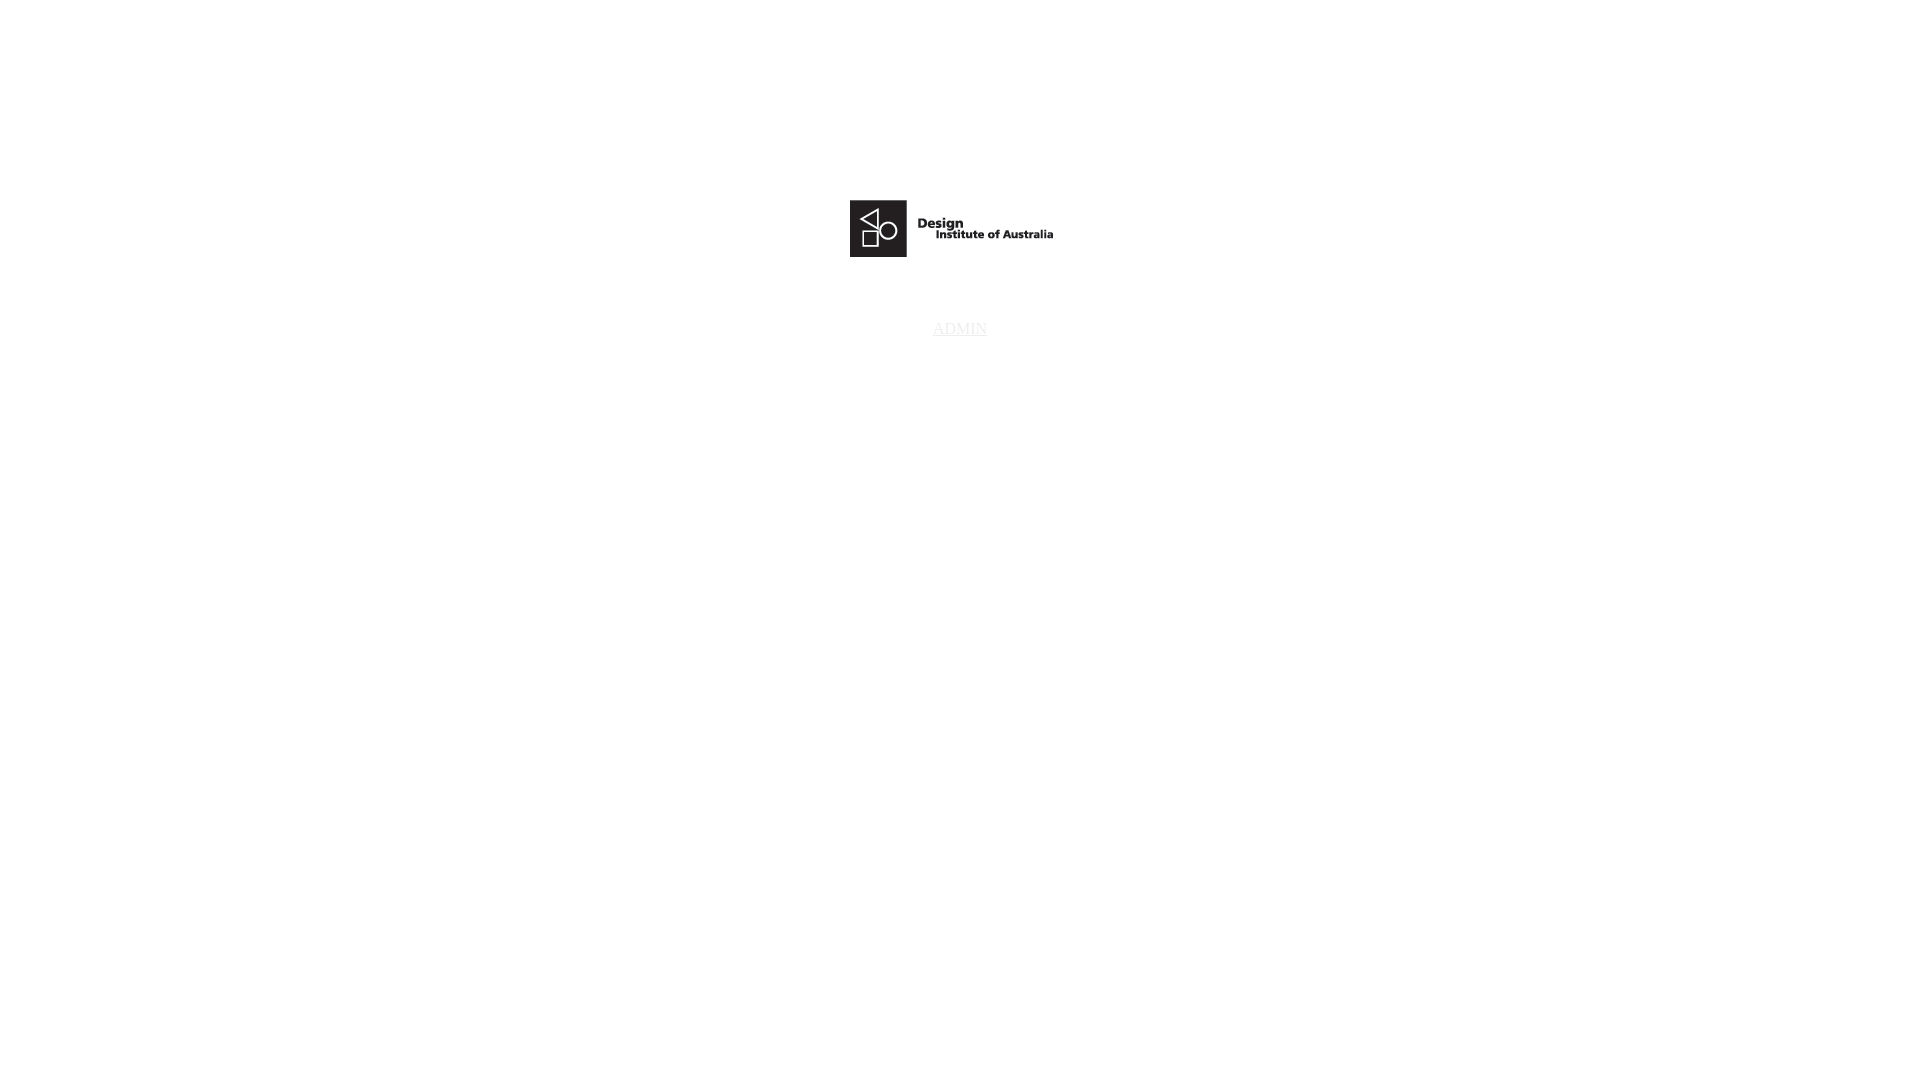 Image resolution: width=1920 pixels, height=1080 pixels. What do you see at coordinates (960, 327) in the screenshot?
I see `'ADMIN'` at bounding box center [960, 327].